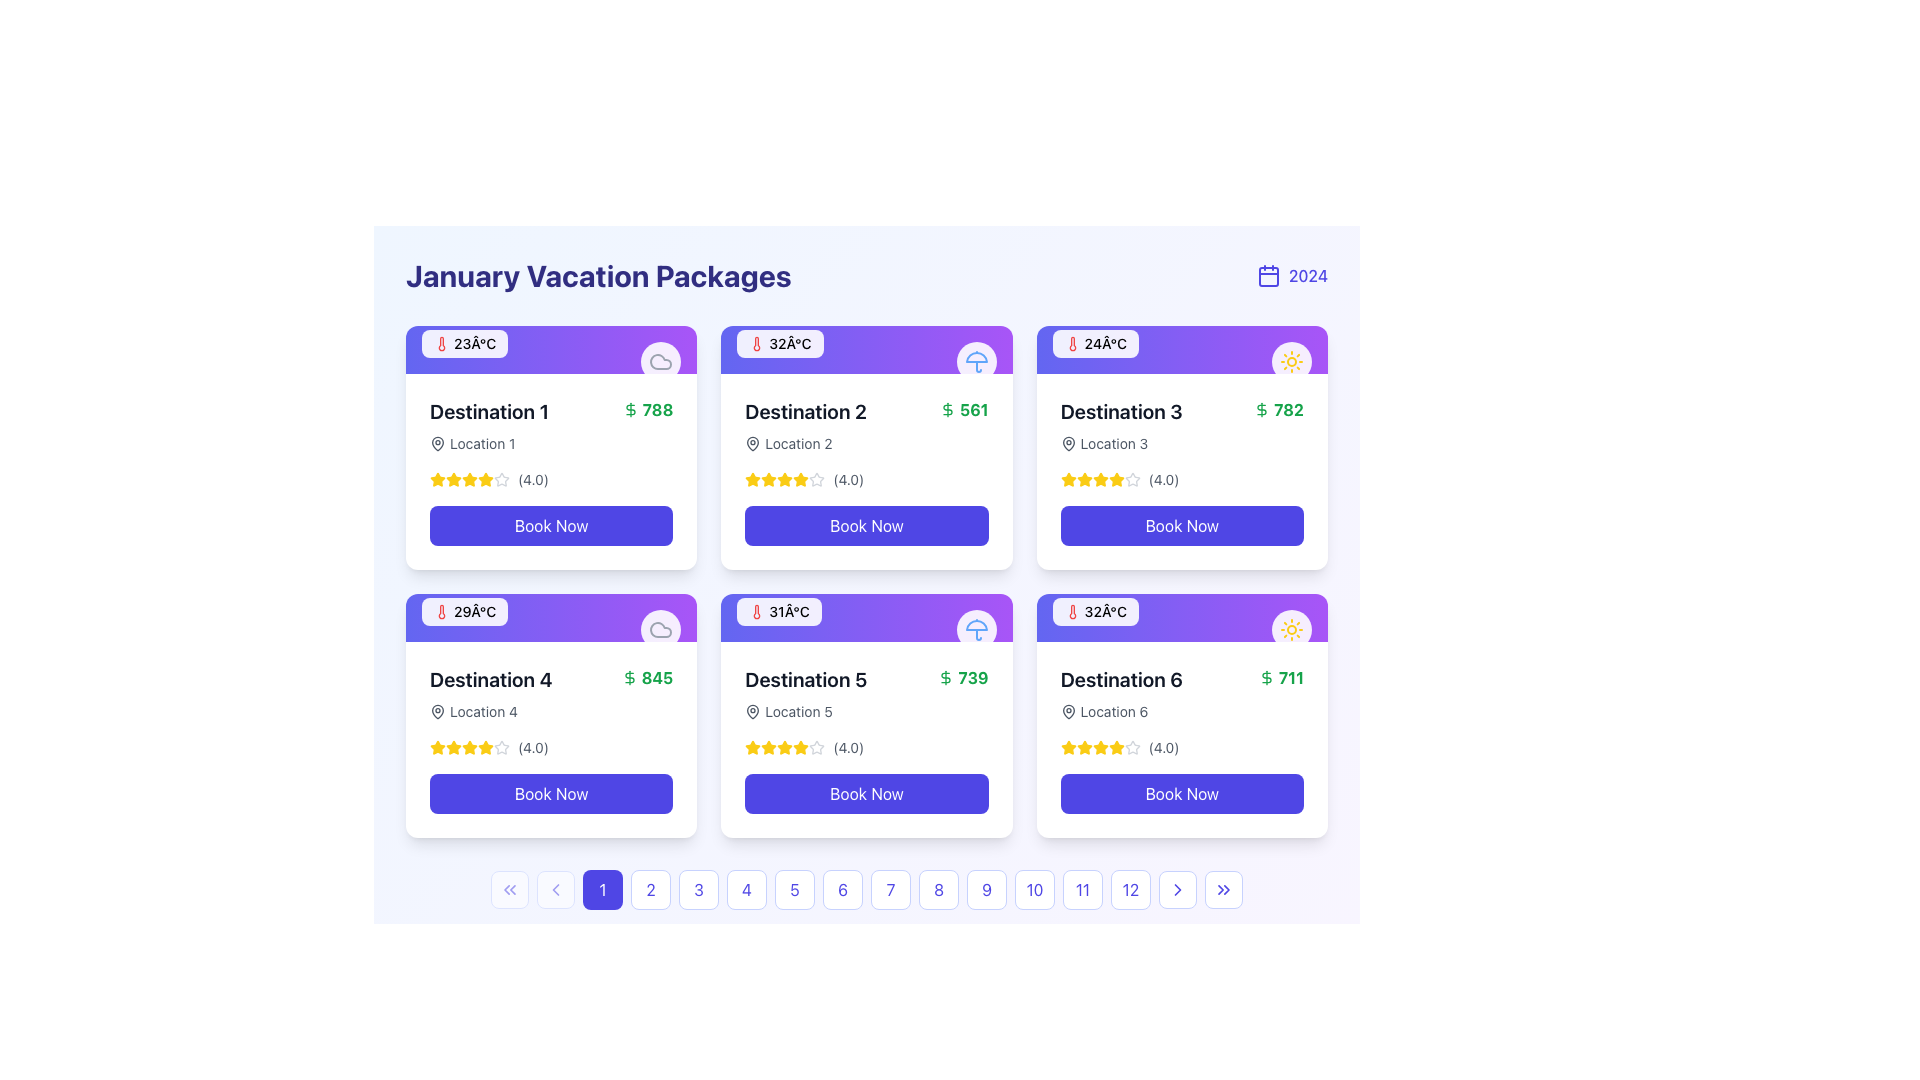  What do you see at coordinates (1291, 628) in the screenshot?
I see `the sun-shaped yellow icon with rays, located in the top right corner of the card for 'Destination 3' in the 3x2 grid layout` at bounding box center [1291, 628].